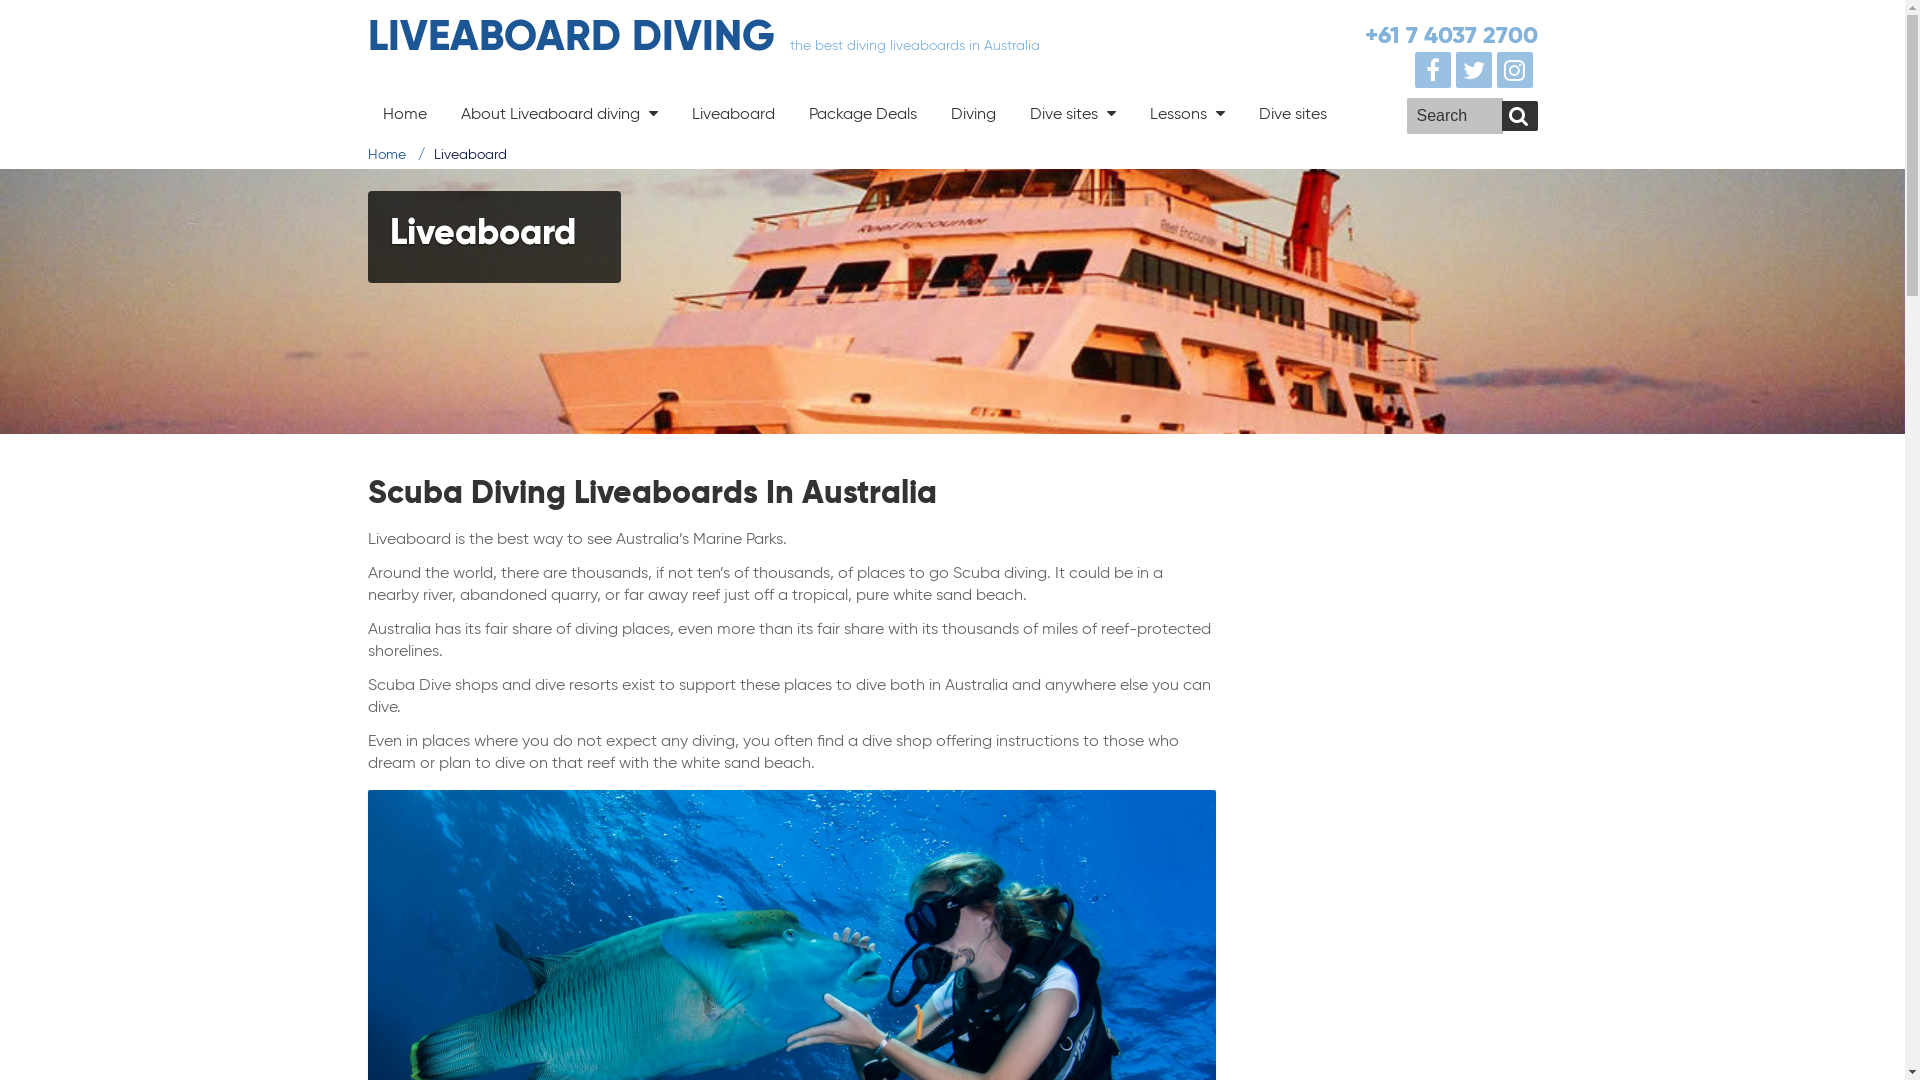 The width and height of the screenshot is (1920, 1080). What do you see at coordinates (445, 112) in the screenshot?
I see `'About Liveaboard diving'` at bounding box center [445, 112].